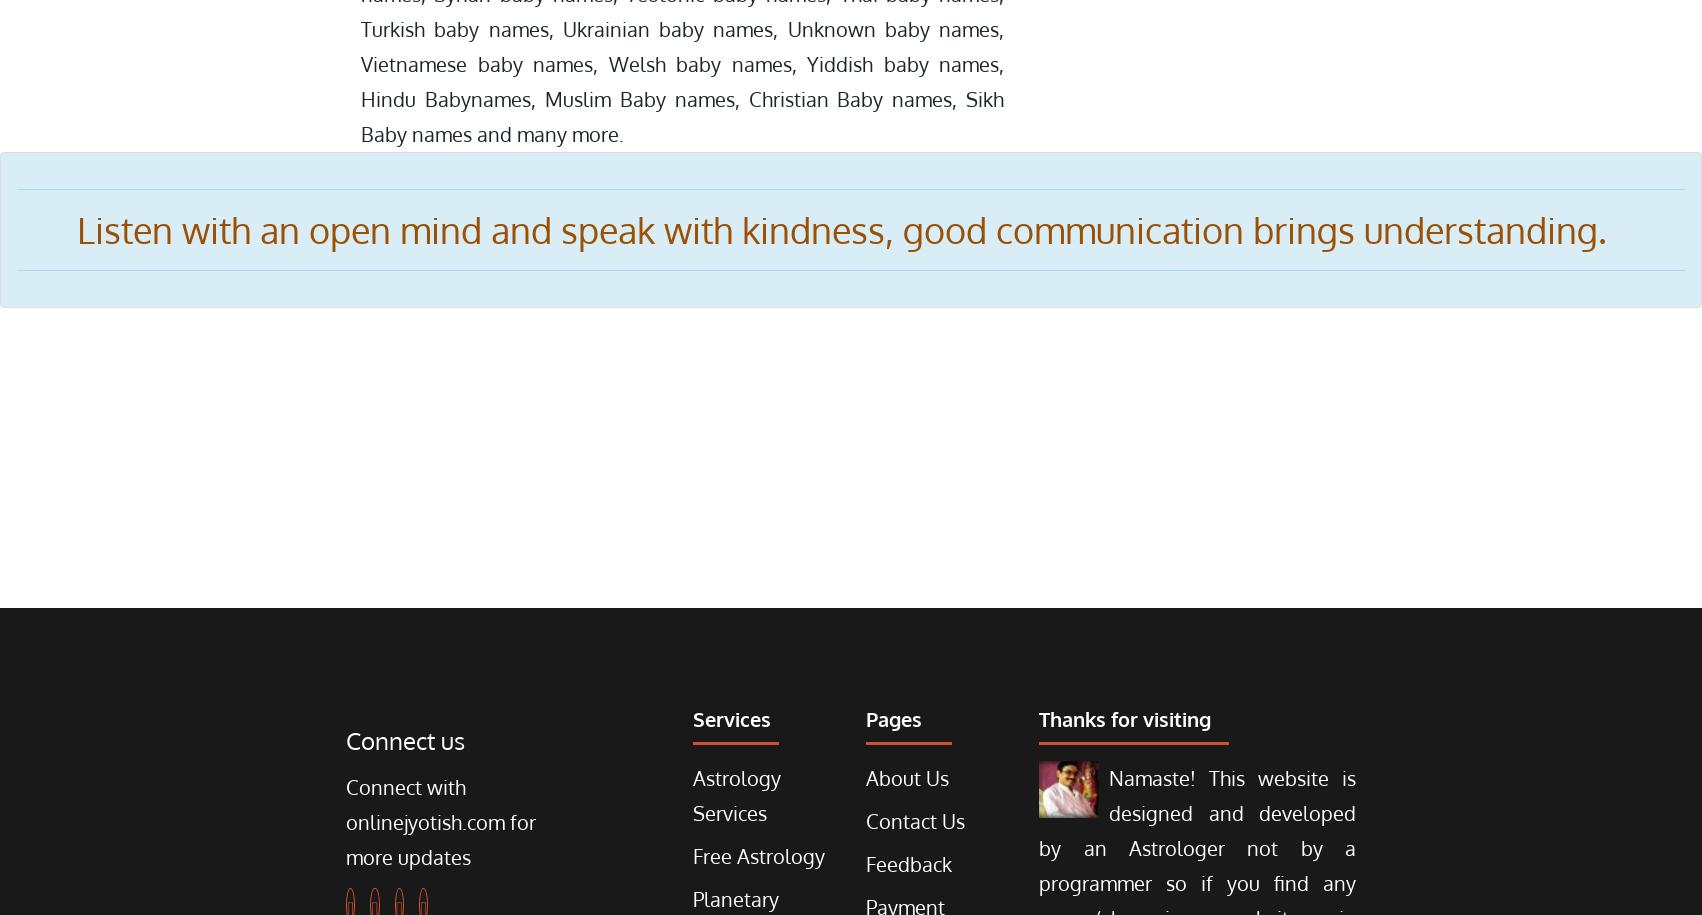 The height and width of the screenshot is (915, 1702). I want to click on 'Feedback', so click(864, 864).